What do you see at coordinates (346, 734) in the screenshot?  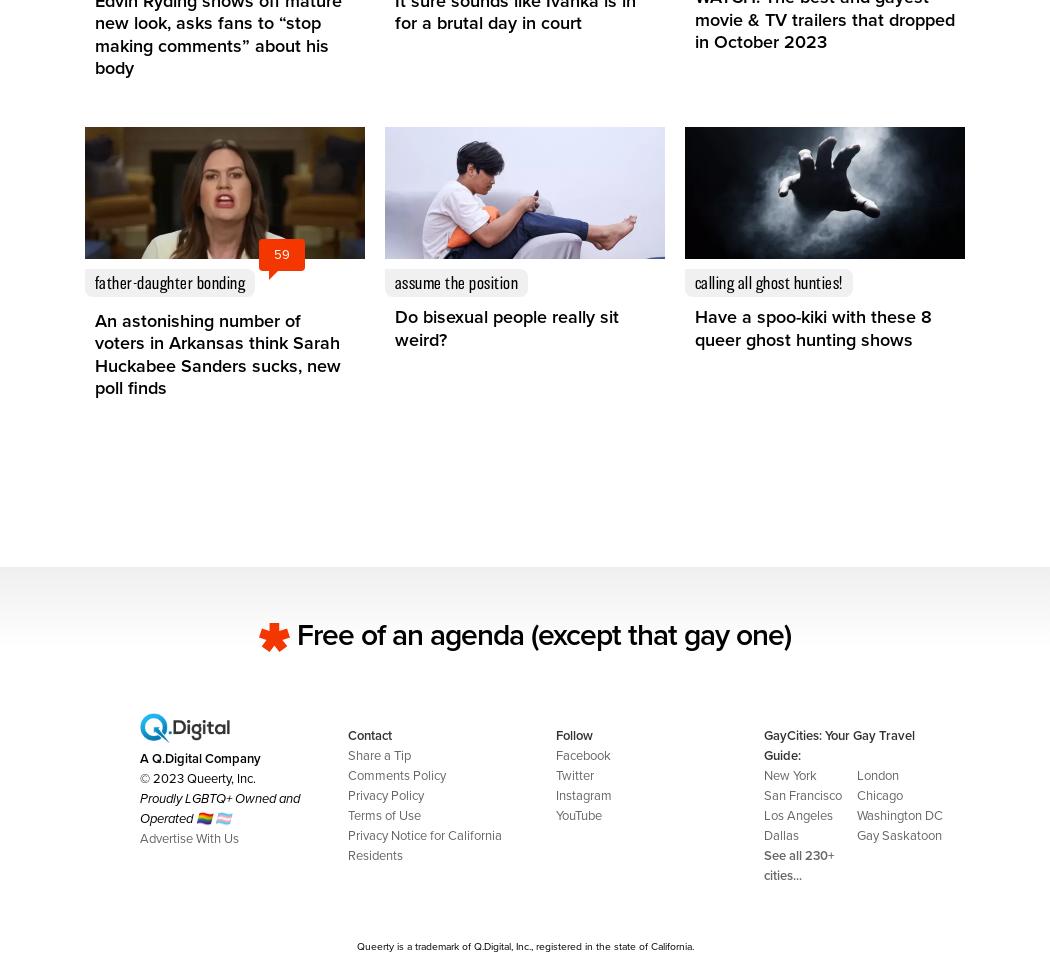 I see `'Contact'` at bounding box center [346, 734].